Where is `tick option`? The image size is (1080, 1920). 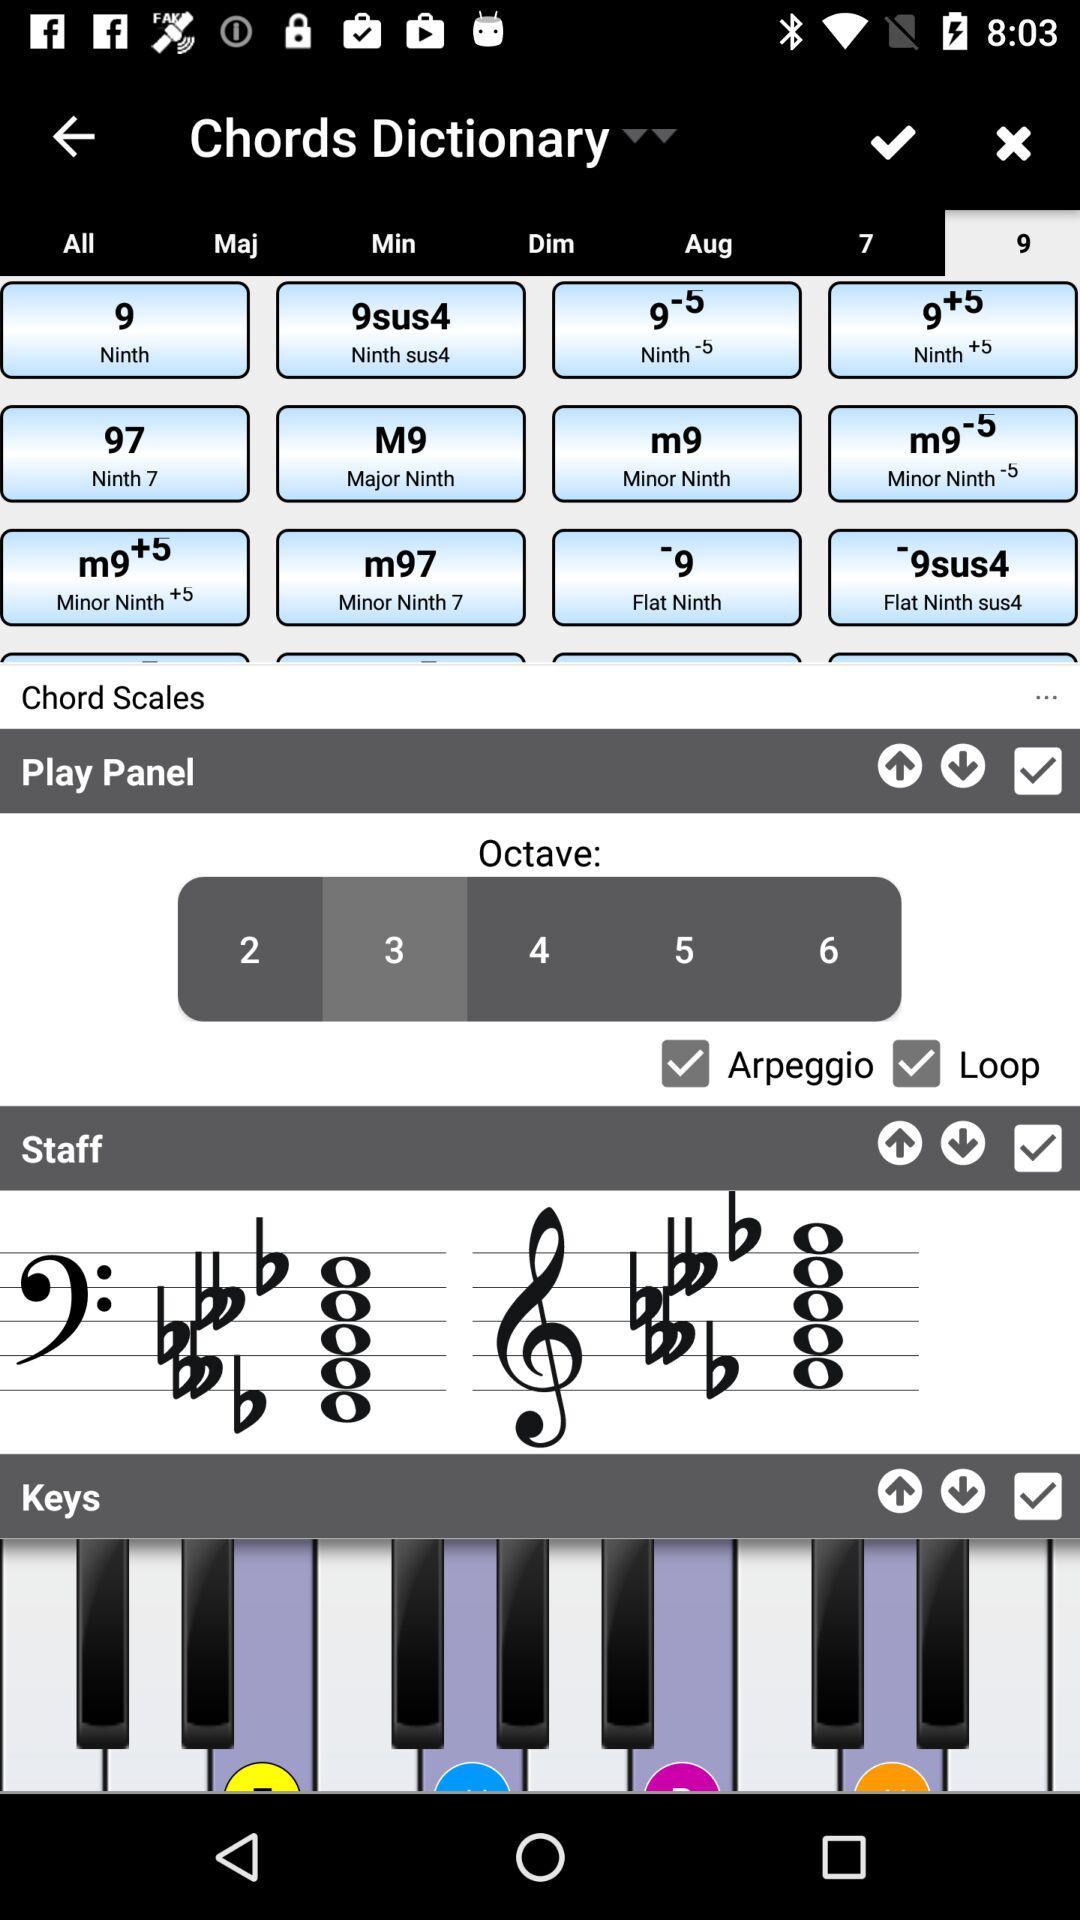 tick option is located at coordinates (1036, 770).